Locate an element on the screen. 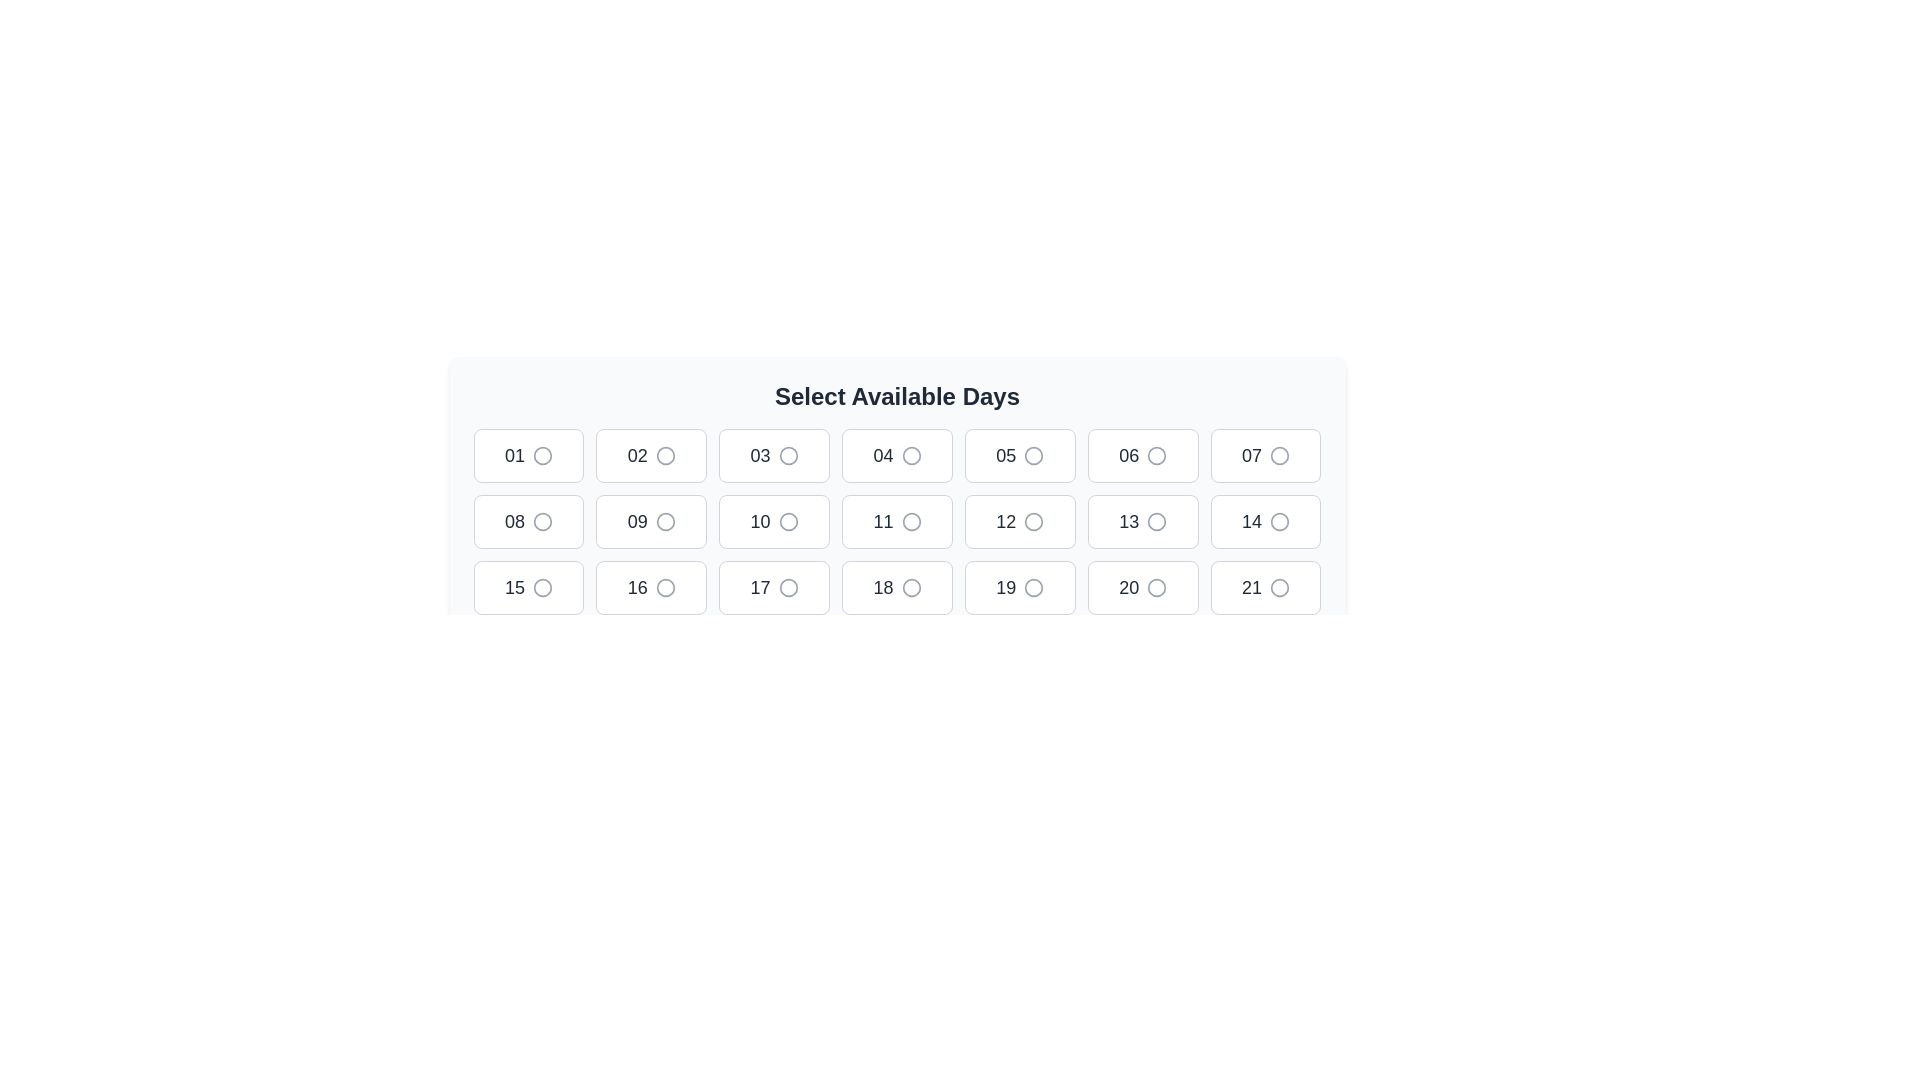 The width and height of the screenshot is (1920, 1080). the circular icon with a gray outline located to the right of the text '01' inside its button is located at coordinates (542, 455).